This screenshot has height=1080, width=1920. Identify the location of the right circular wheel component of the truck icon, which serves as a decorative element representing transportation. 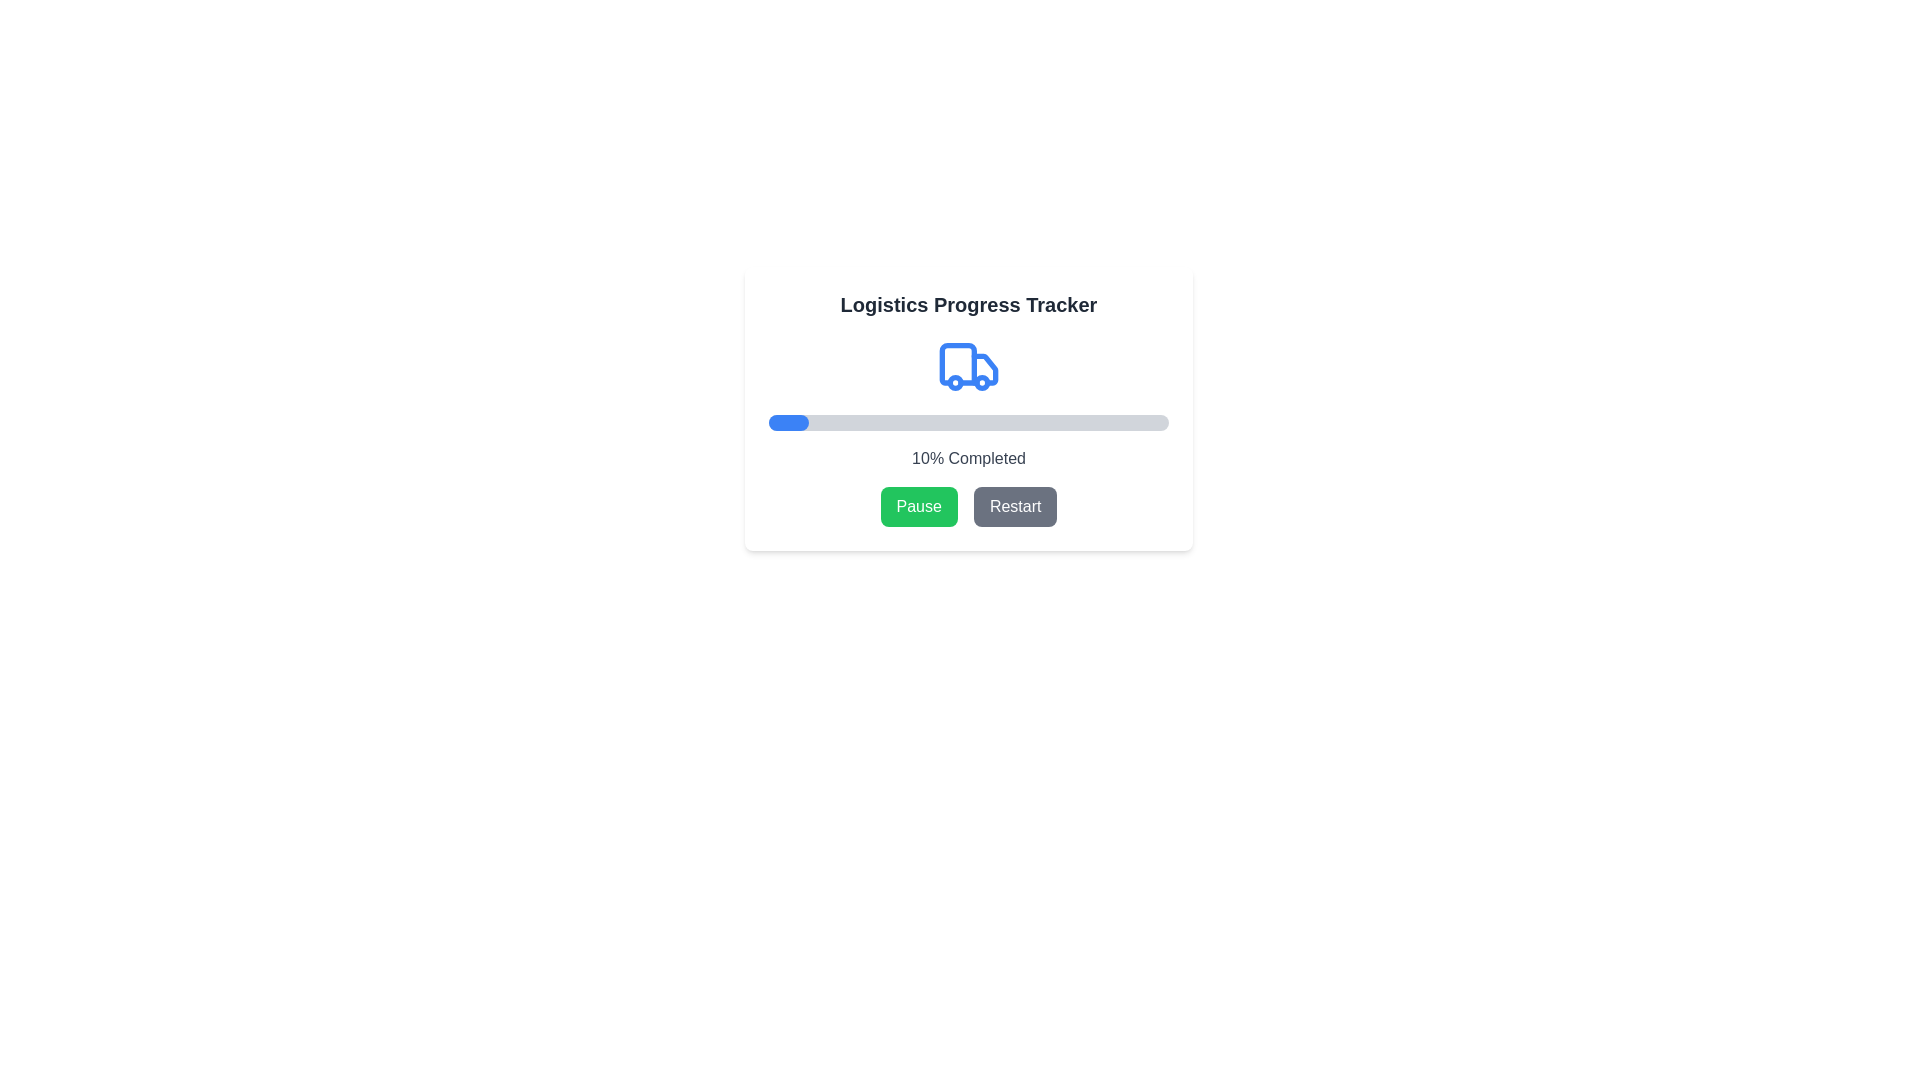
(982, 382).